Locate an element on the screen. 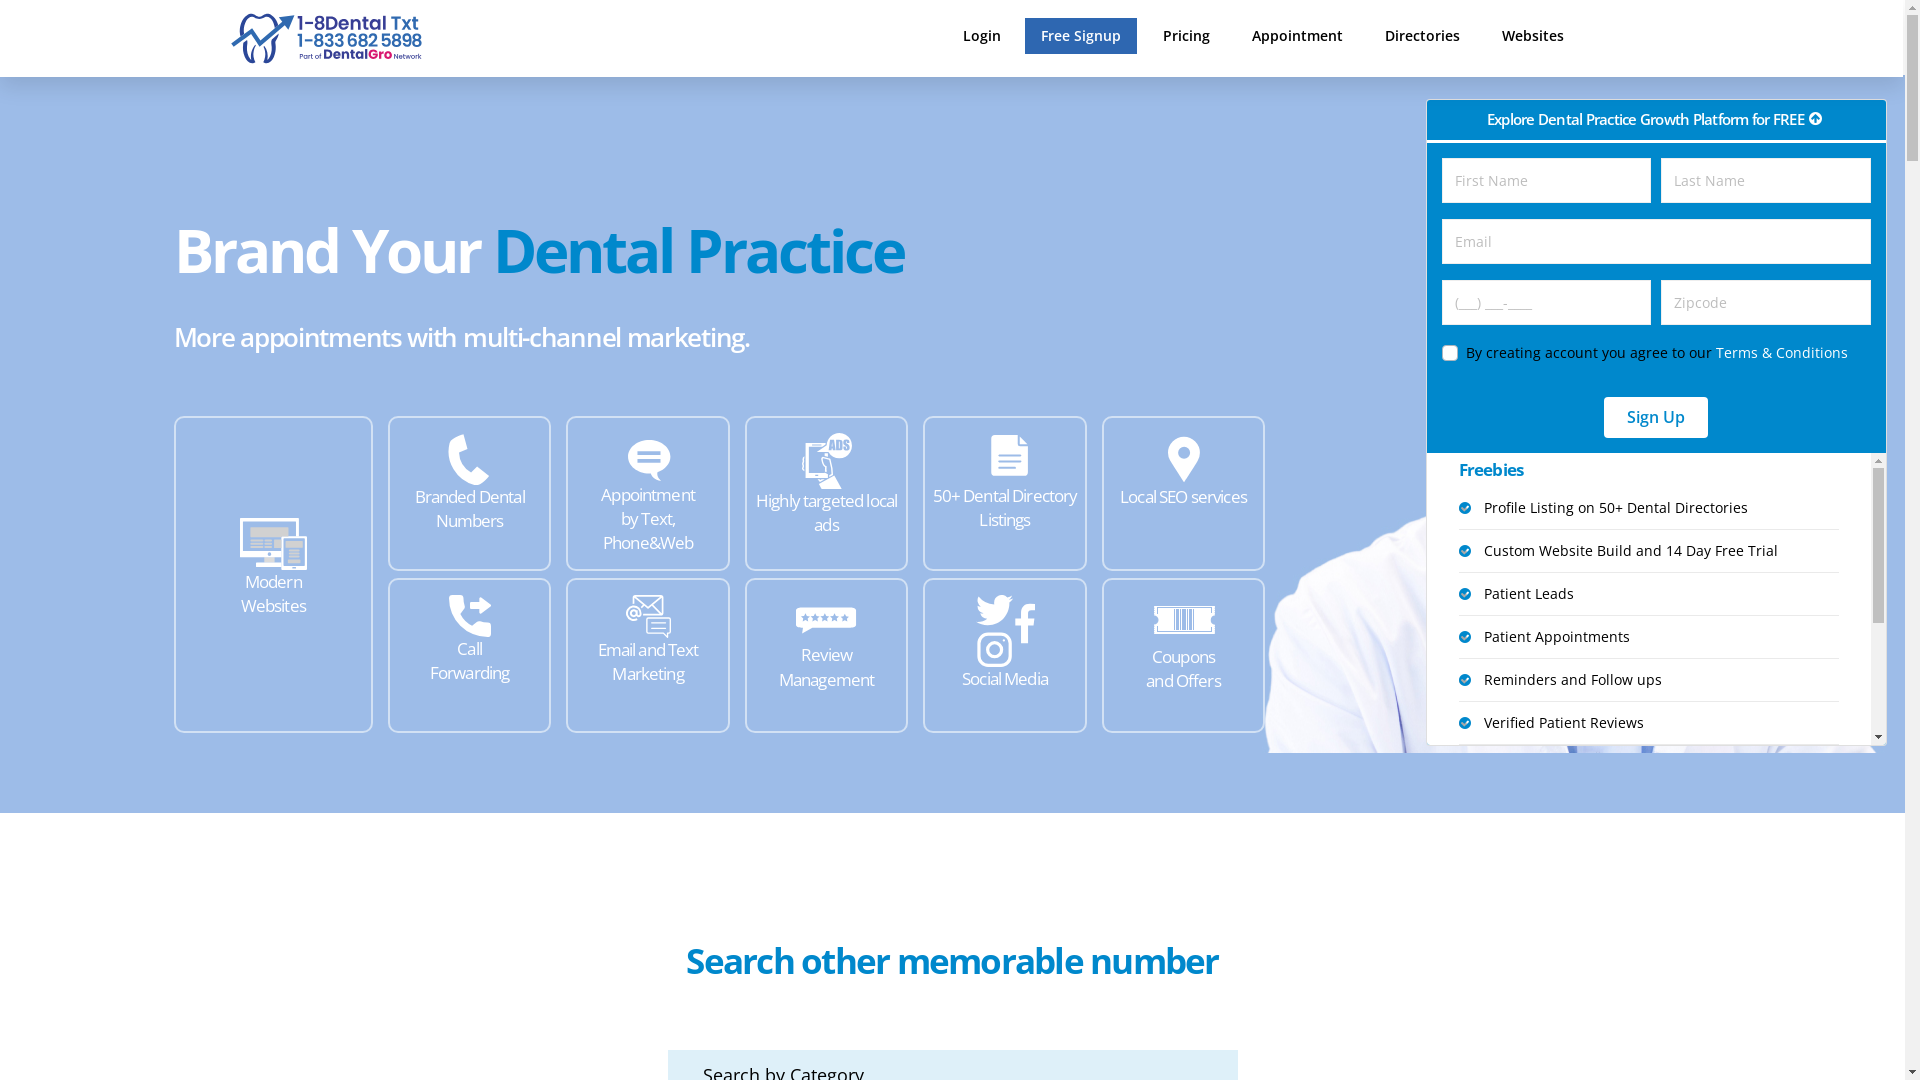 The height and width of the screenshot is (1080, 1920). '50+ Dental Directory Listings' is located at coordinates (1004, 493).